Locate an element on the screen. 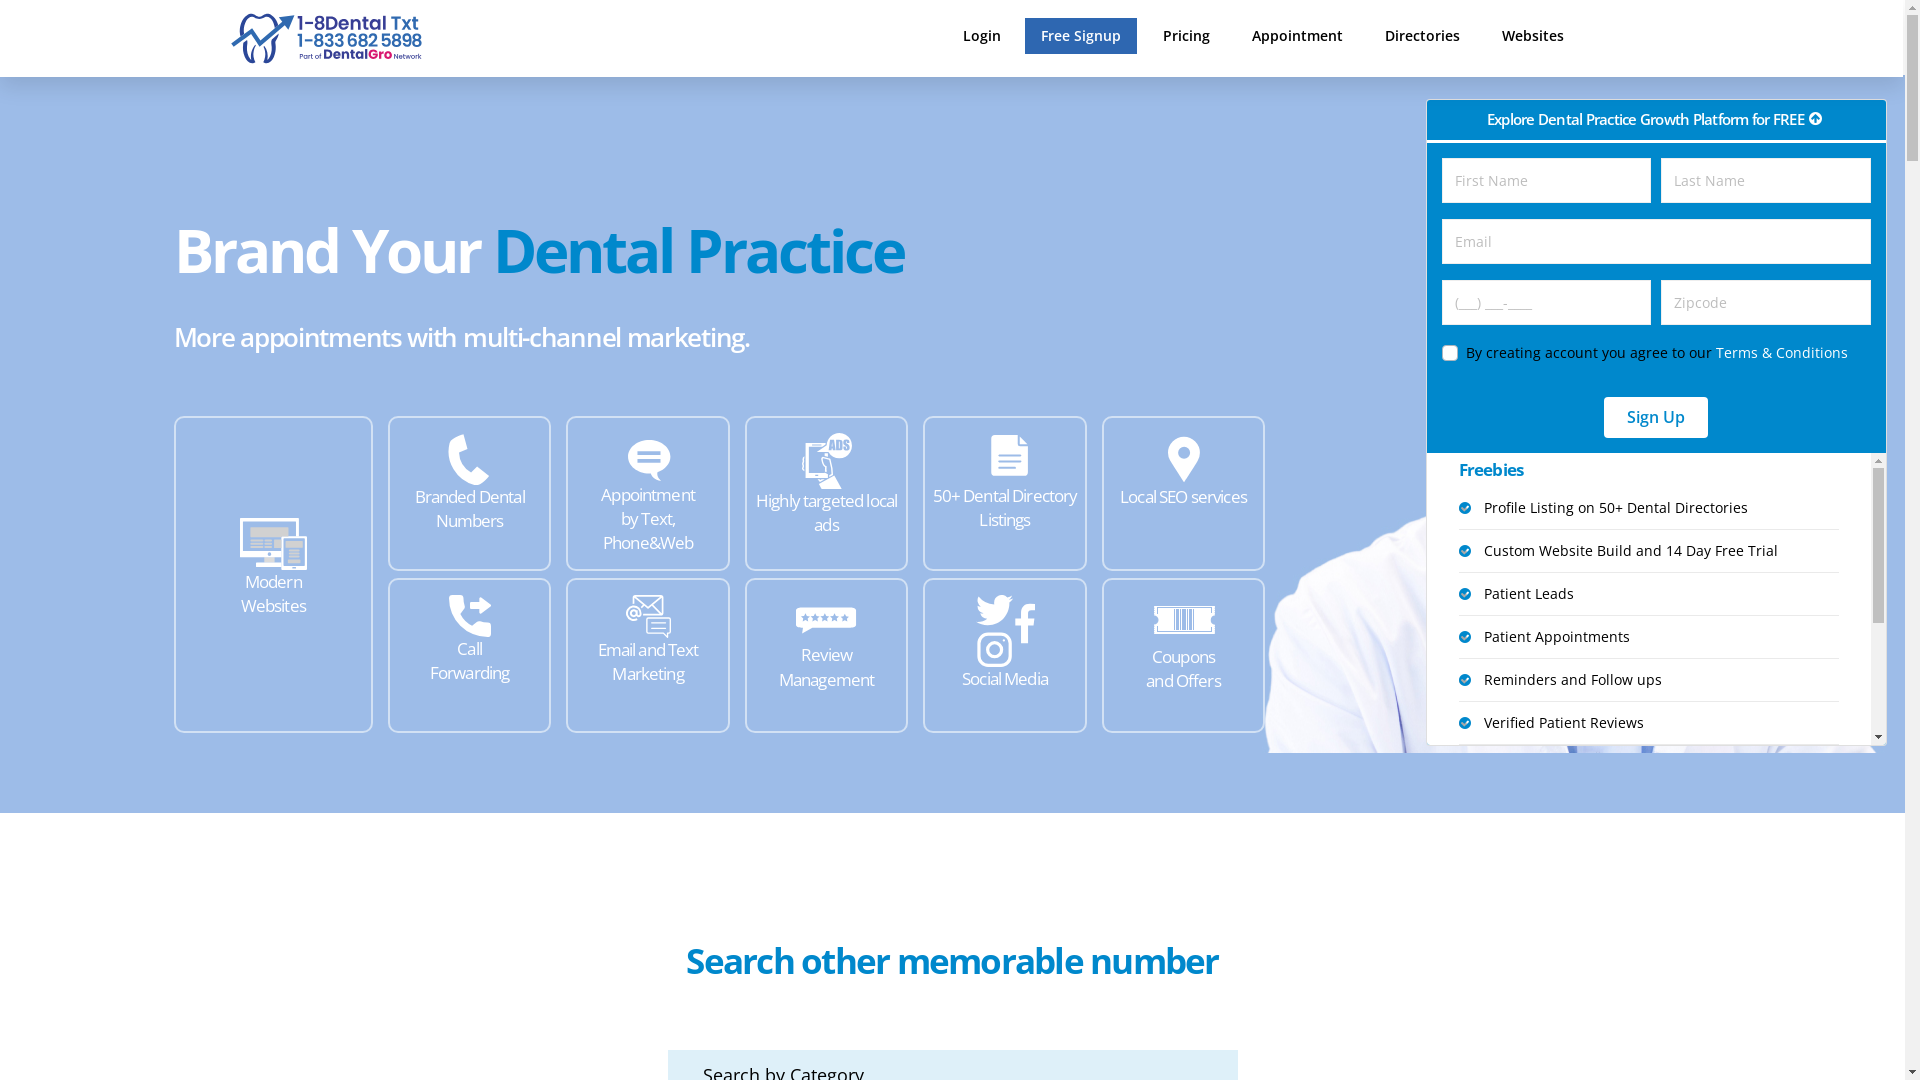 The height and width of the screenshot is (1080, 1920). '50+ Dental Directory Listings' is located at coordinates (1004, 493).